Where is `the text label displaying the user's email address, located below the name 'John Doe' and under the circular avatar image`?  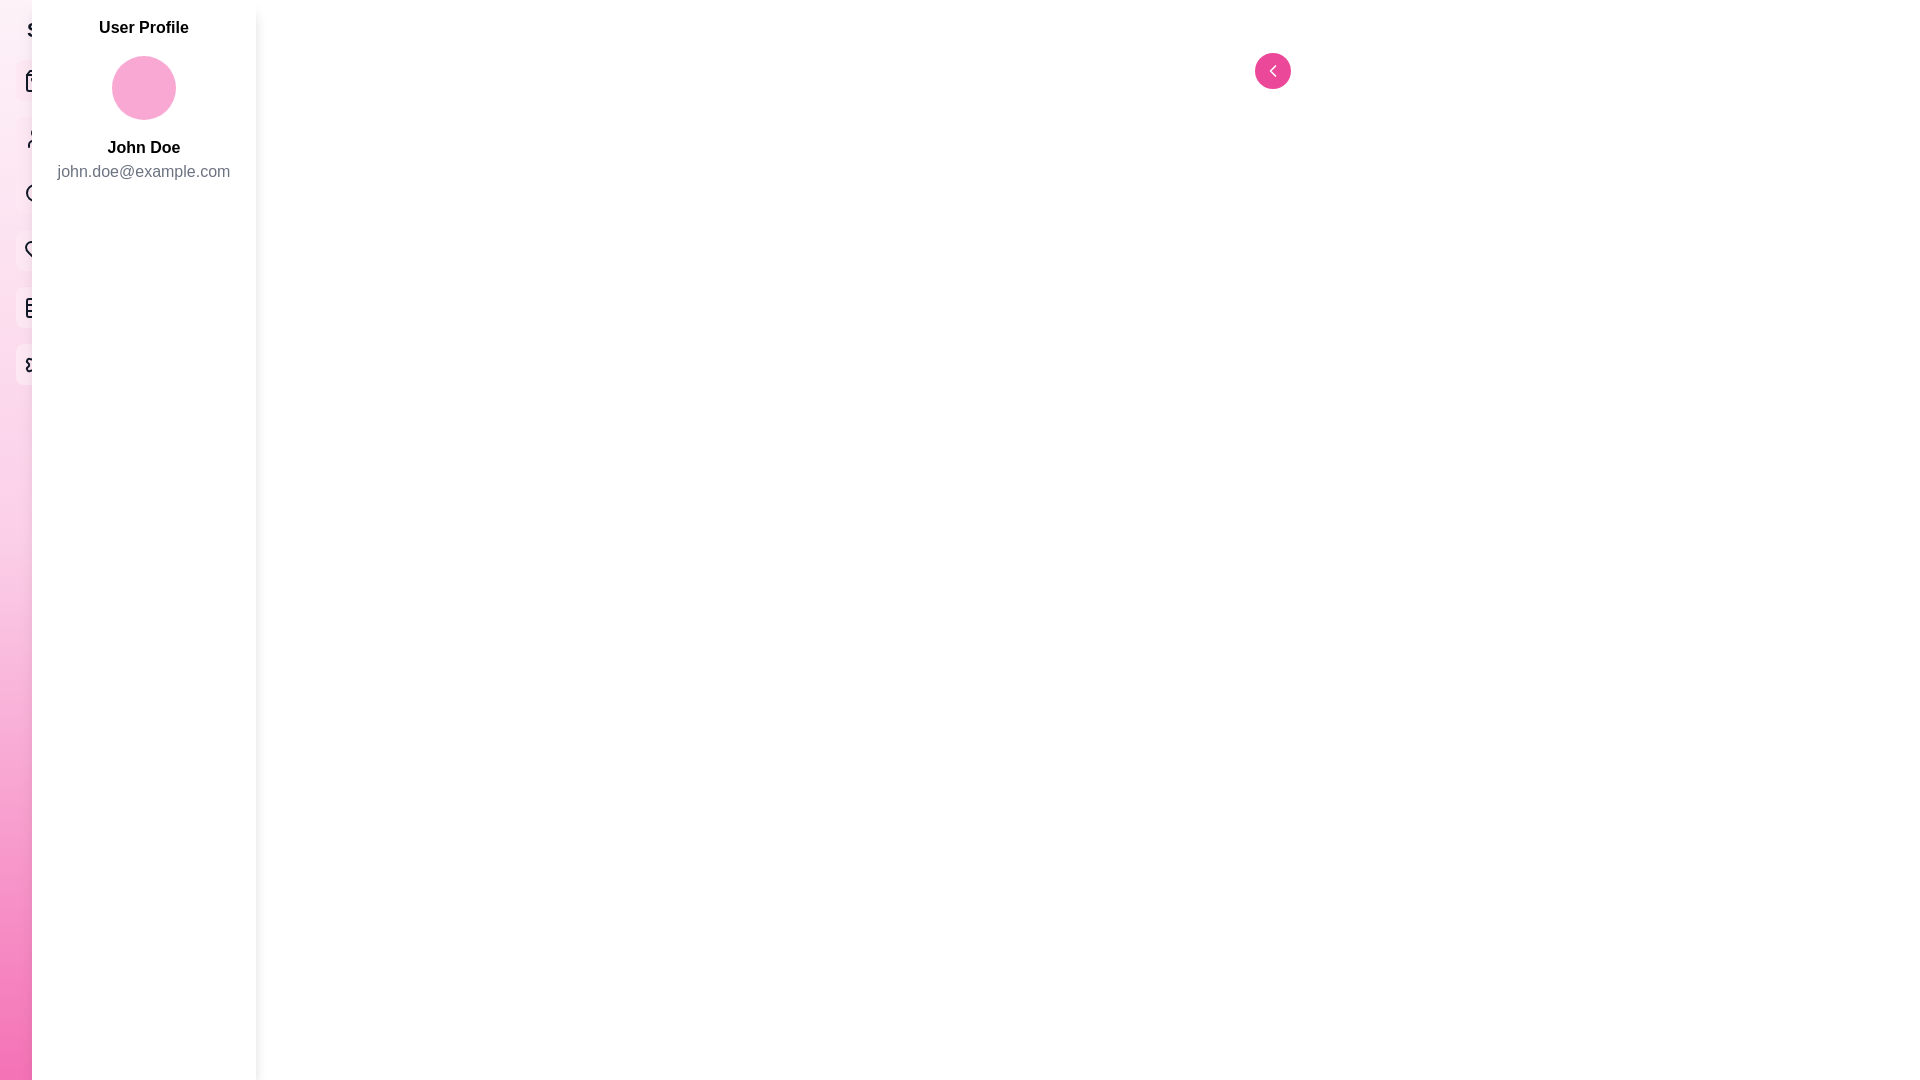
the text label displaying the user's email address, located below the name 'John Doe' and under the circular avatar image is located at coordinates (143, 171).